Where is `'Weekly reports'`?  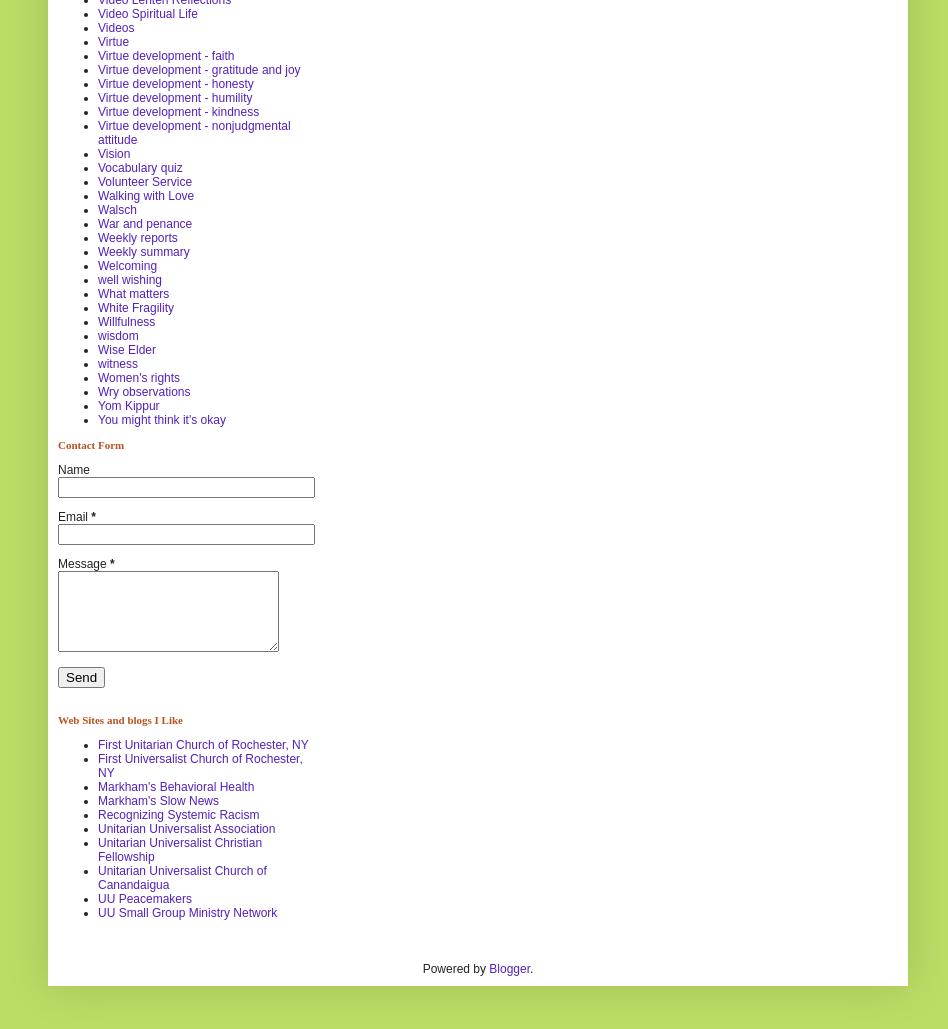 'Weekly reports' is located at coordinates (98, 235).